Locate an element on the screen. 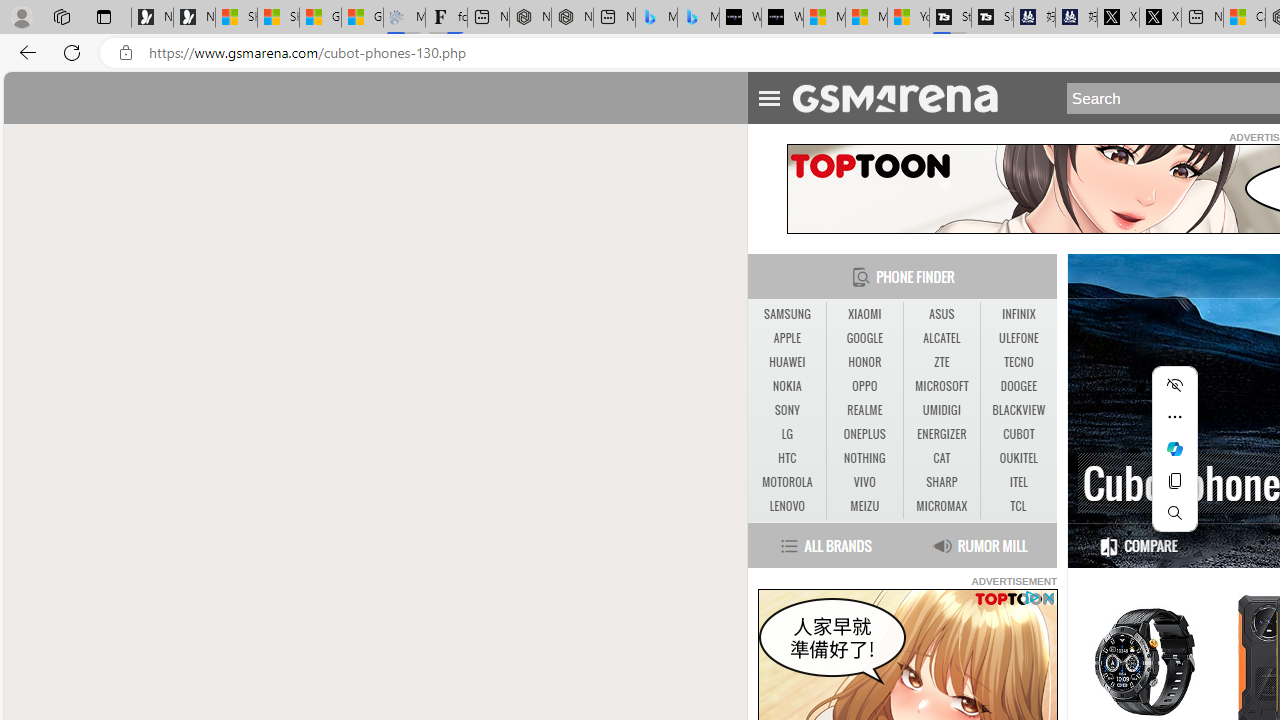 The width and height of the screenshot is (1280, 720). 'MICROMAX' is located at coordinates (941, 505).